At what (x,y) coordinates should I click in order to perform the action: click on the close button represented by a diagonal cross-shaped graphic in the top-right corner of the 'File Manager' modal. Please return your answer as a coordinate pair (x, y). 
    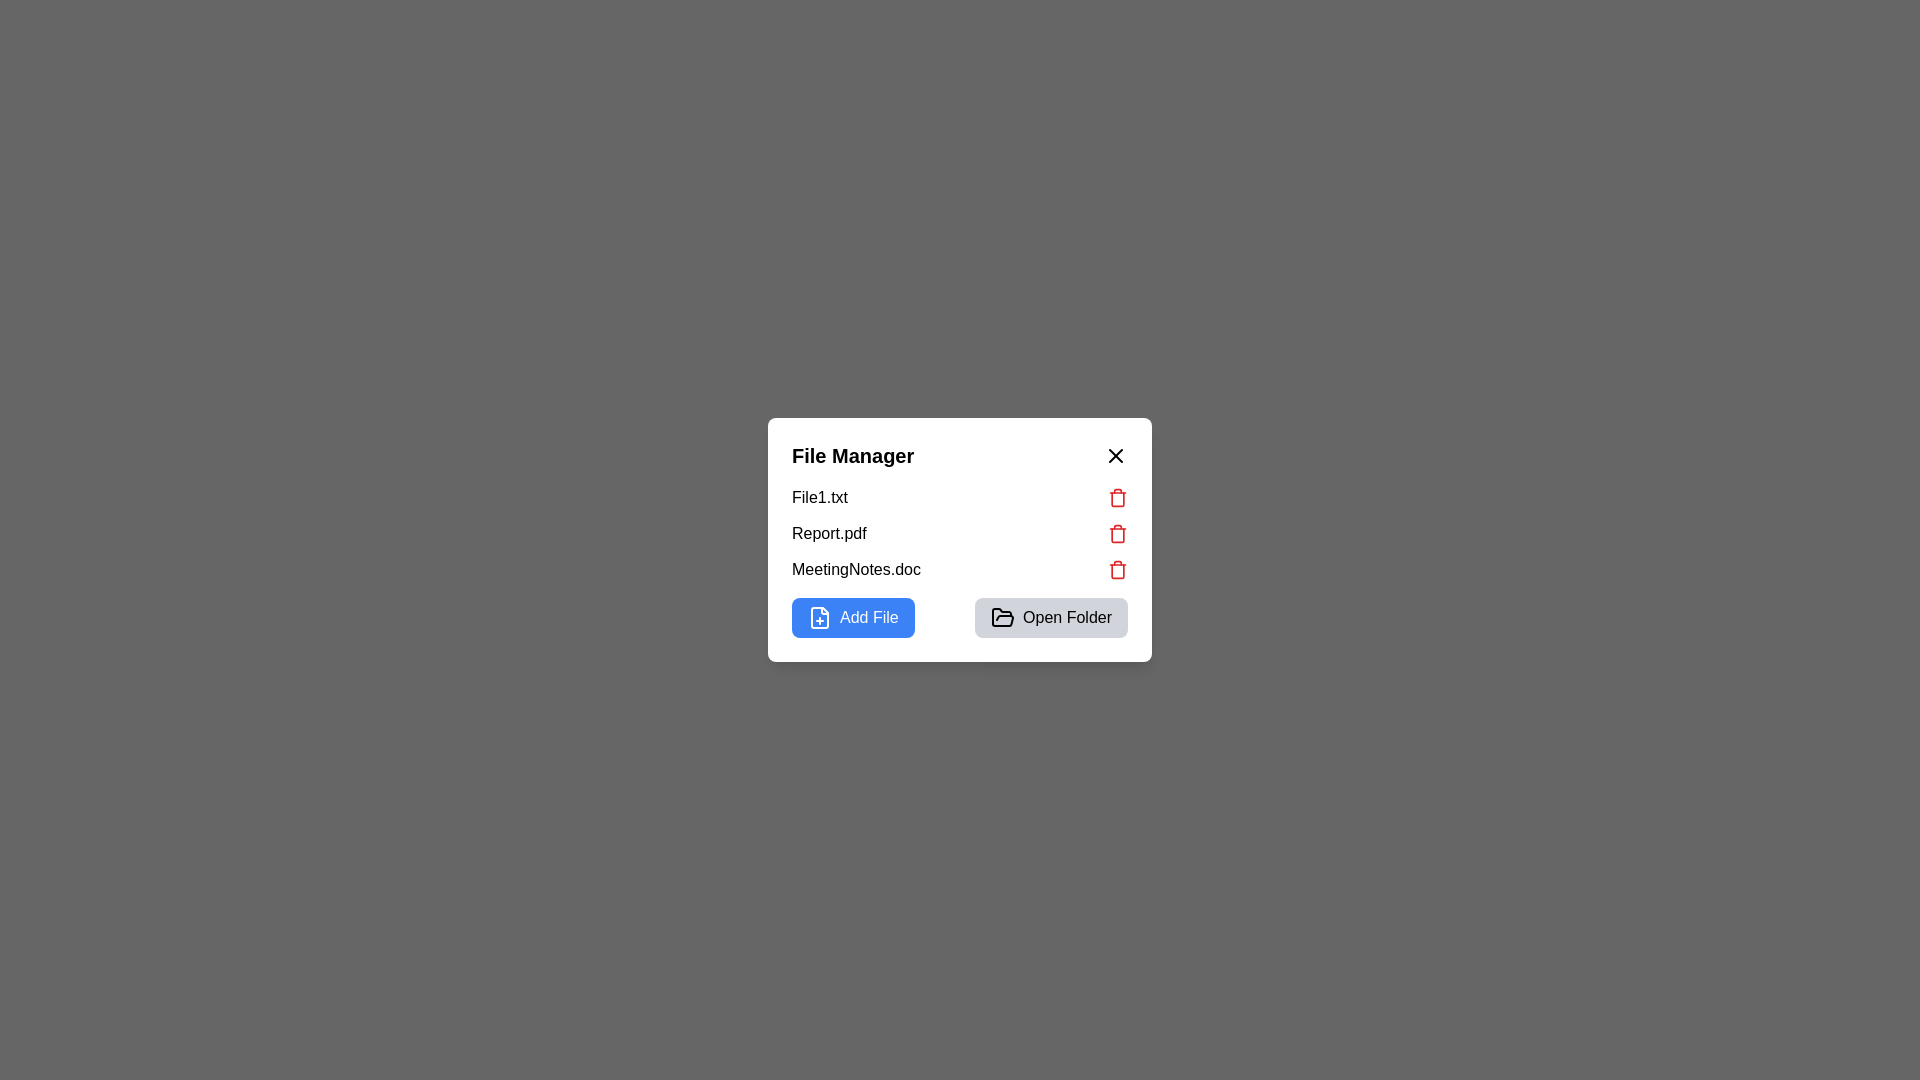
    Looking at the image, I should click on (1115, 455).